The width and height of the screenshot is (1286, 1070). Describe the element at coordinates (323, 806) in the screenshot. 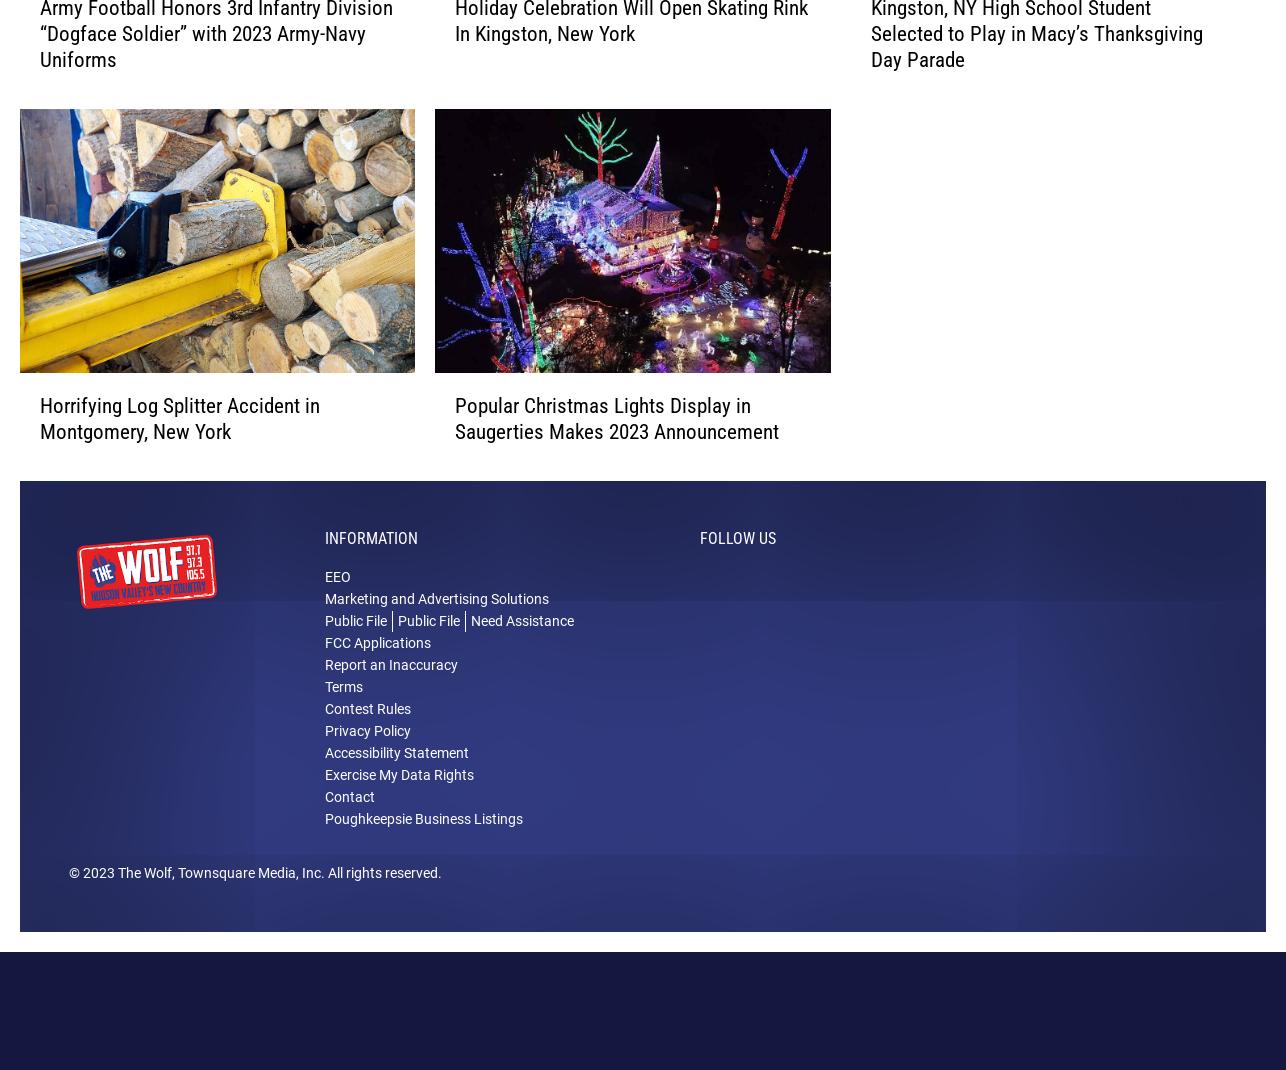

I see `'Exercise My Data Rights'` at that location.